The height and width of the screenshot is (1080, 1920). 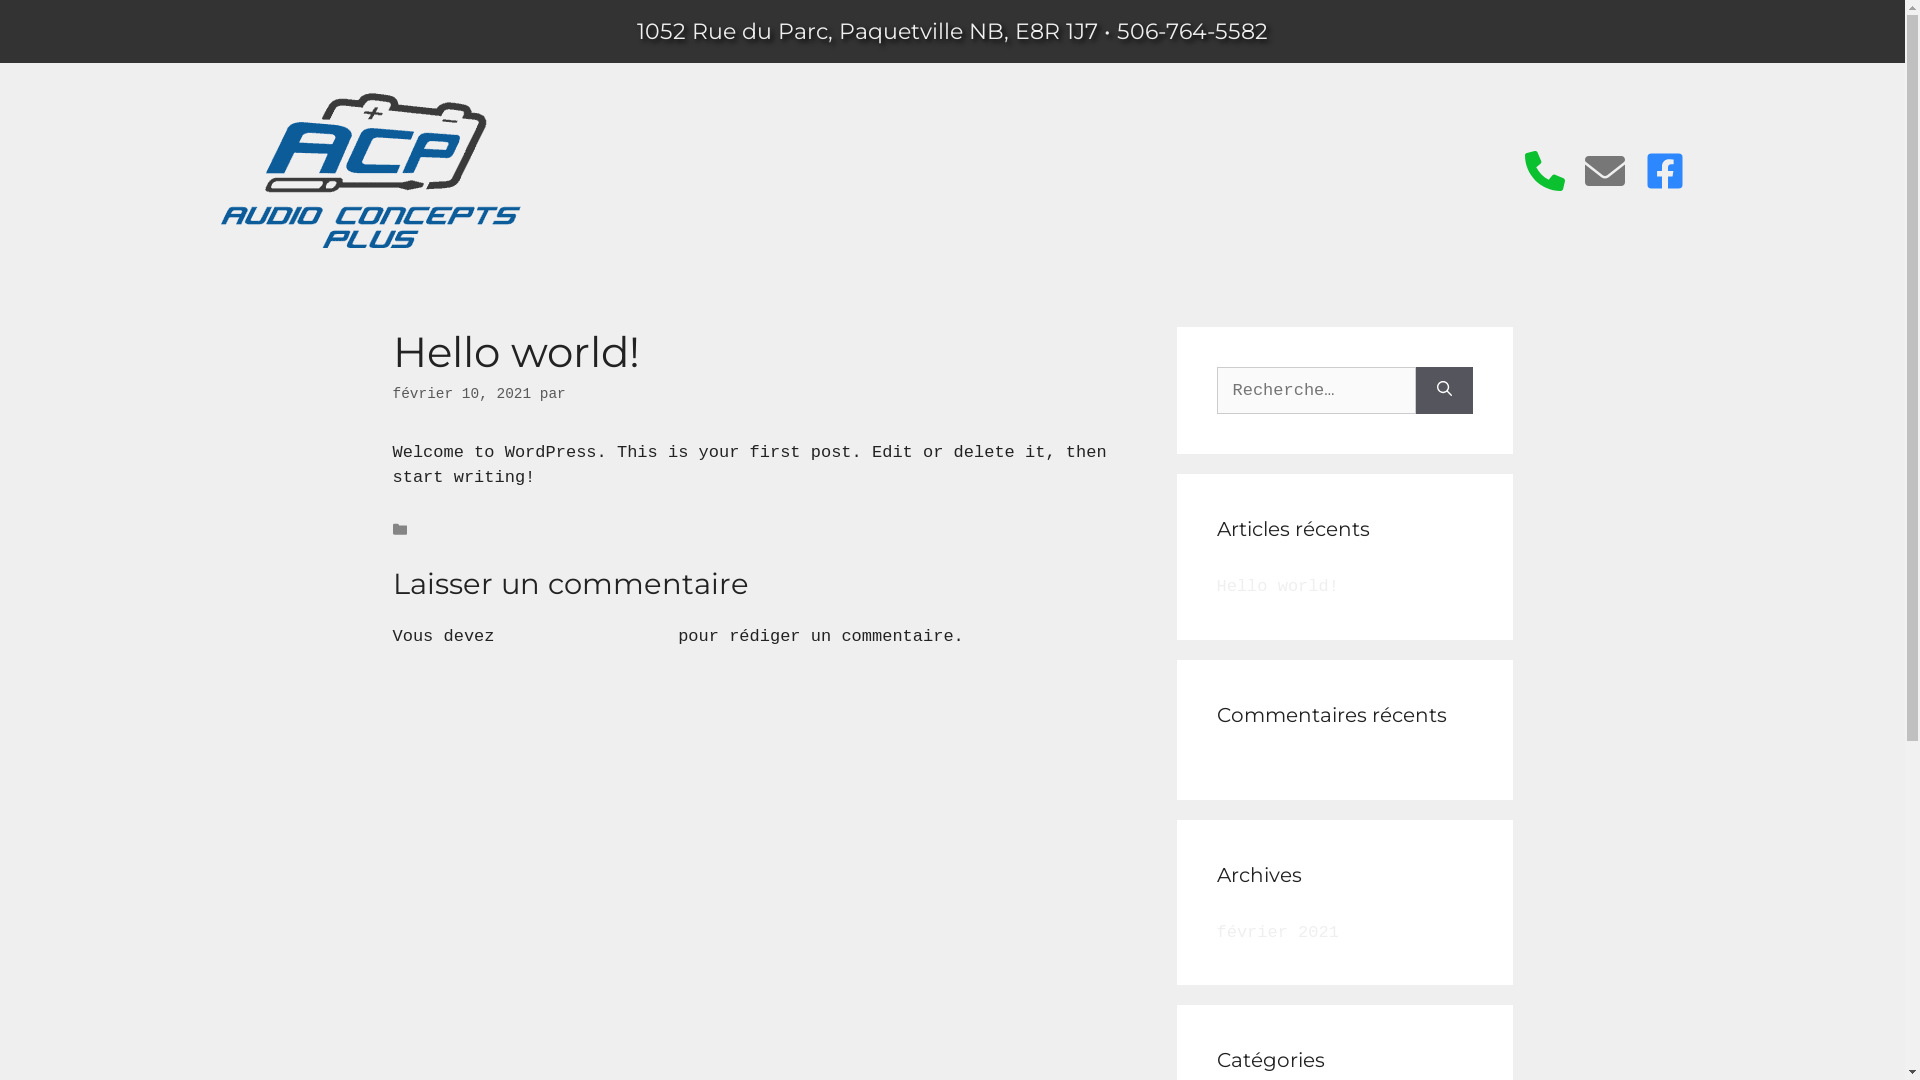 I want to click on 'Audio Concept Plus', so click(x=369, y=169).